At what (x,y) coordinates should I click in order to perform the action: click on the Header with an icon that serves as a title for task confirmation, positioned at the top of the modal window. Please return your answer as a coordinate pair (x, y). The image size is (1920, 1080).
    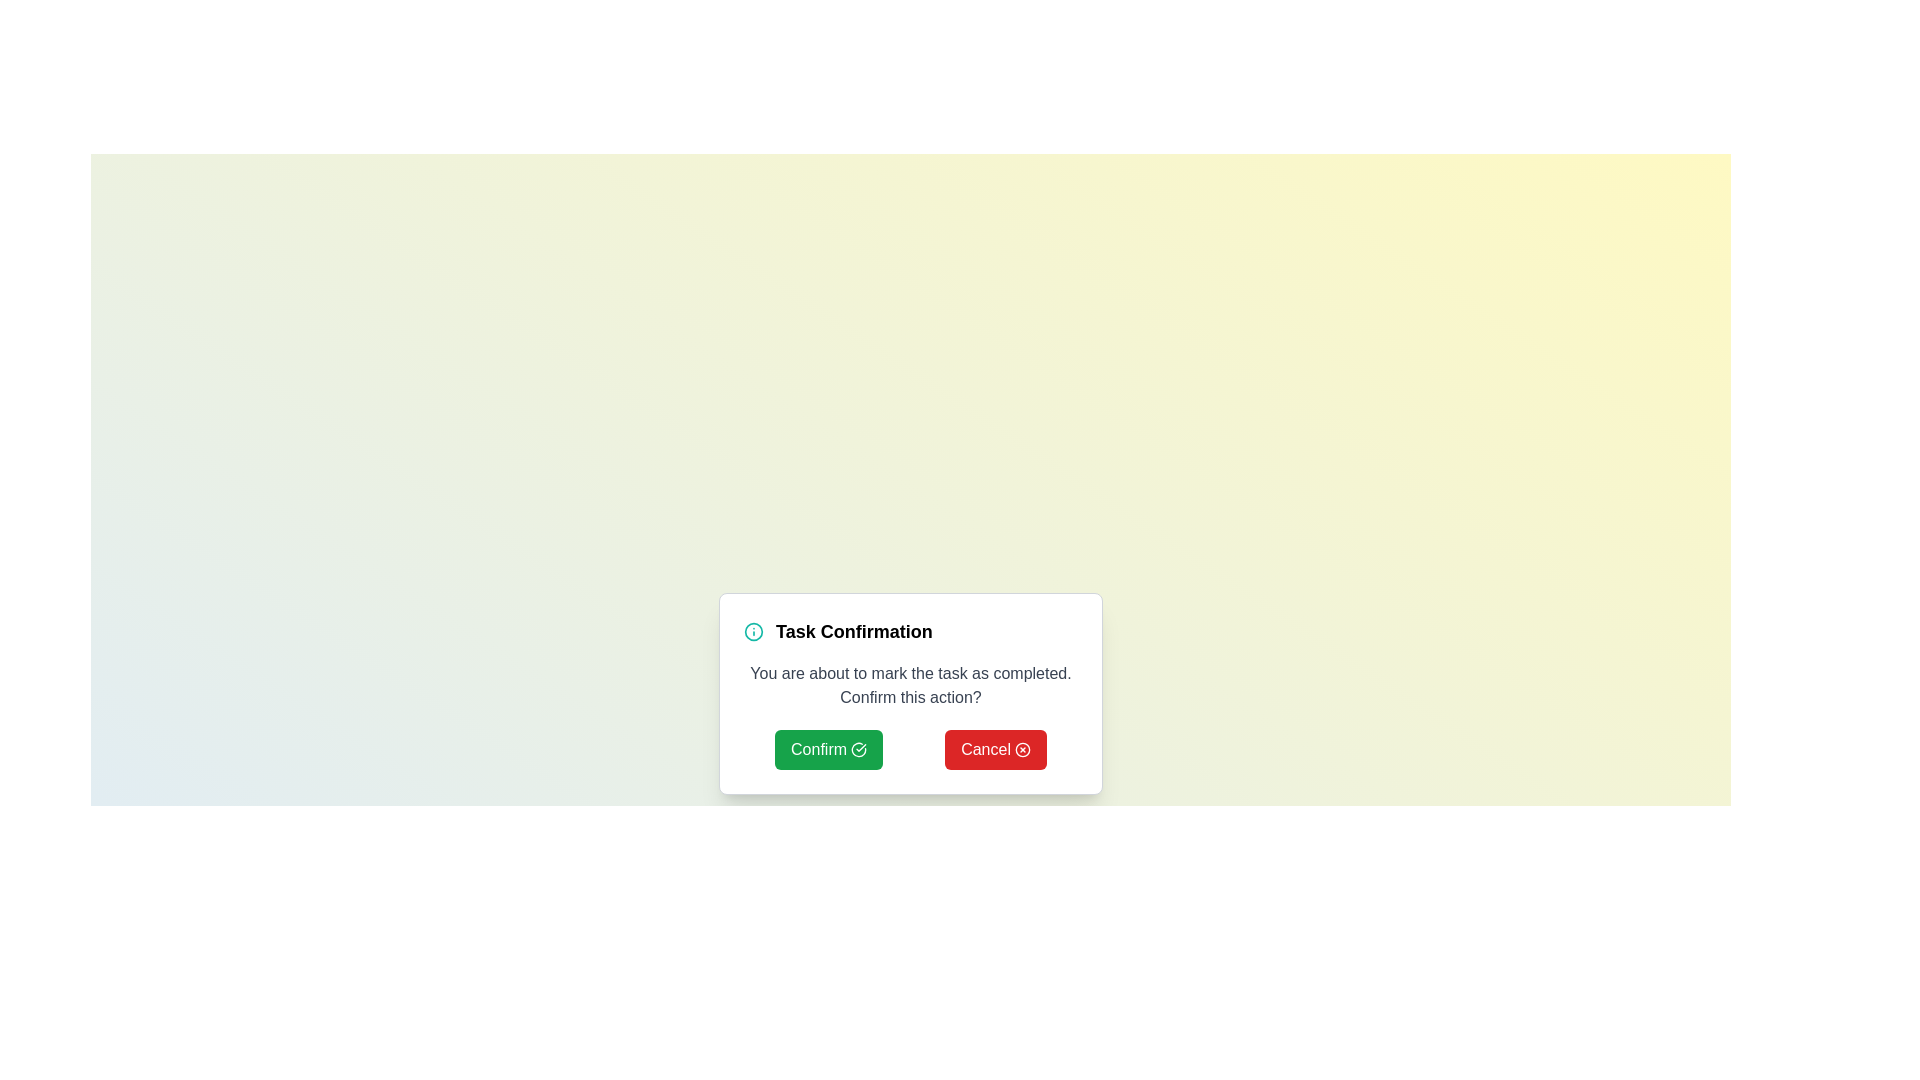
    Looking at the image, I should click on (910, 632).